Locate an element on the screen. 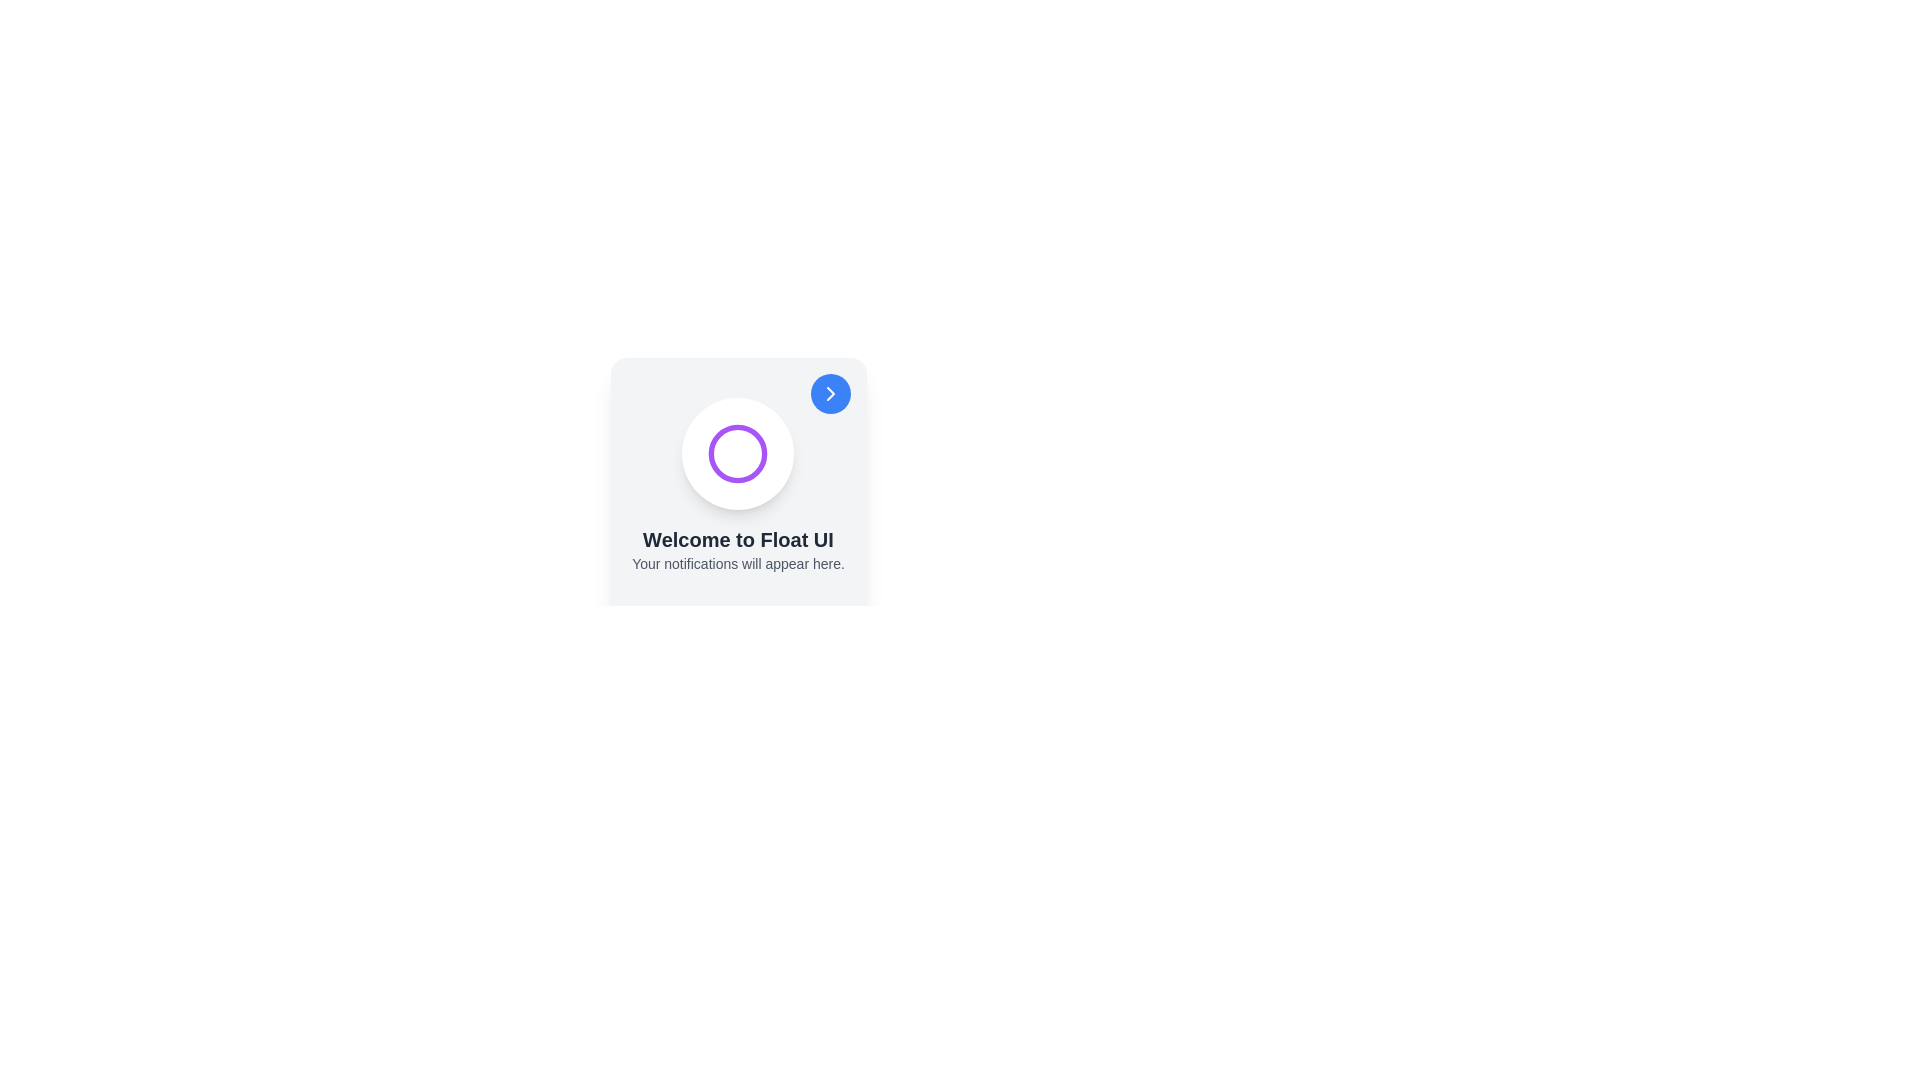 Image resolution: width=1920 pixels, height=1080 pixels. the small right-pointing chevron icon with a white stroke and blue background located in the top-right corner of a card is located at coordinates (830, 393).